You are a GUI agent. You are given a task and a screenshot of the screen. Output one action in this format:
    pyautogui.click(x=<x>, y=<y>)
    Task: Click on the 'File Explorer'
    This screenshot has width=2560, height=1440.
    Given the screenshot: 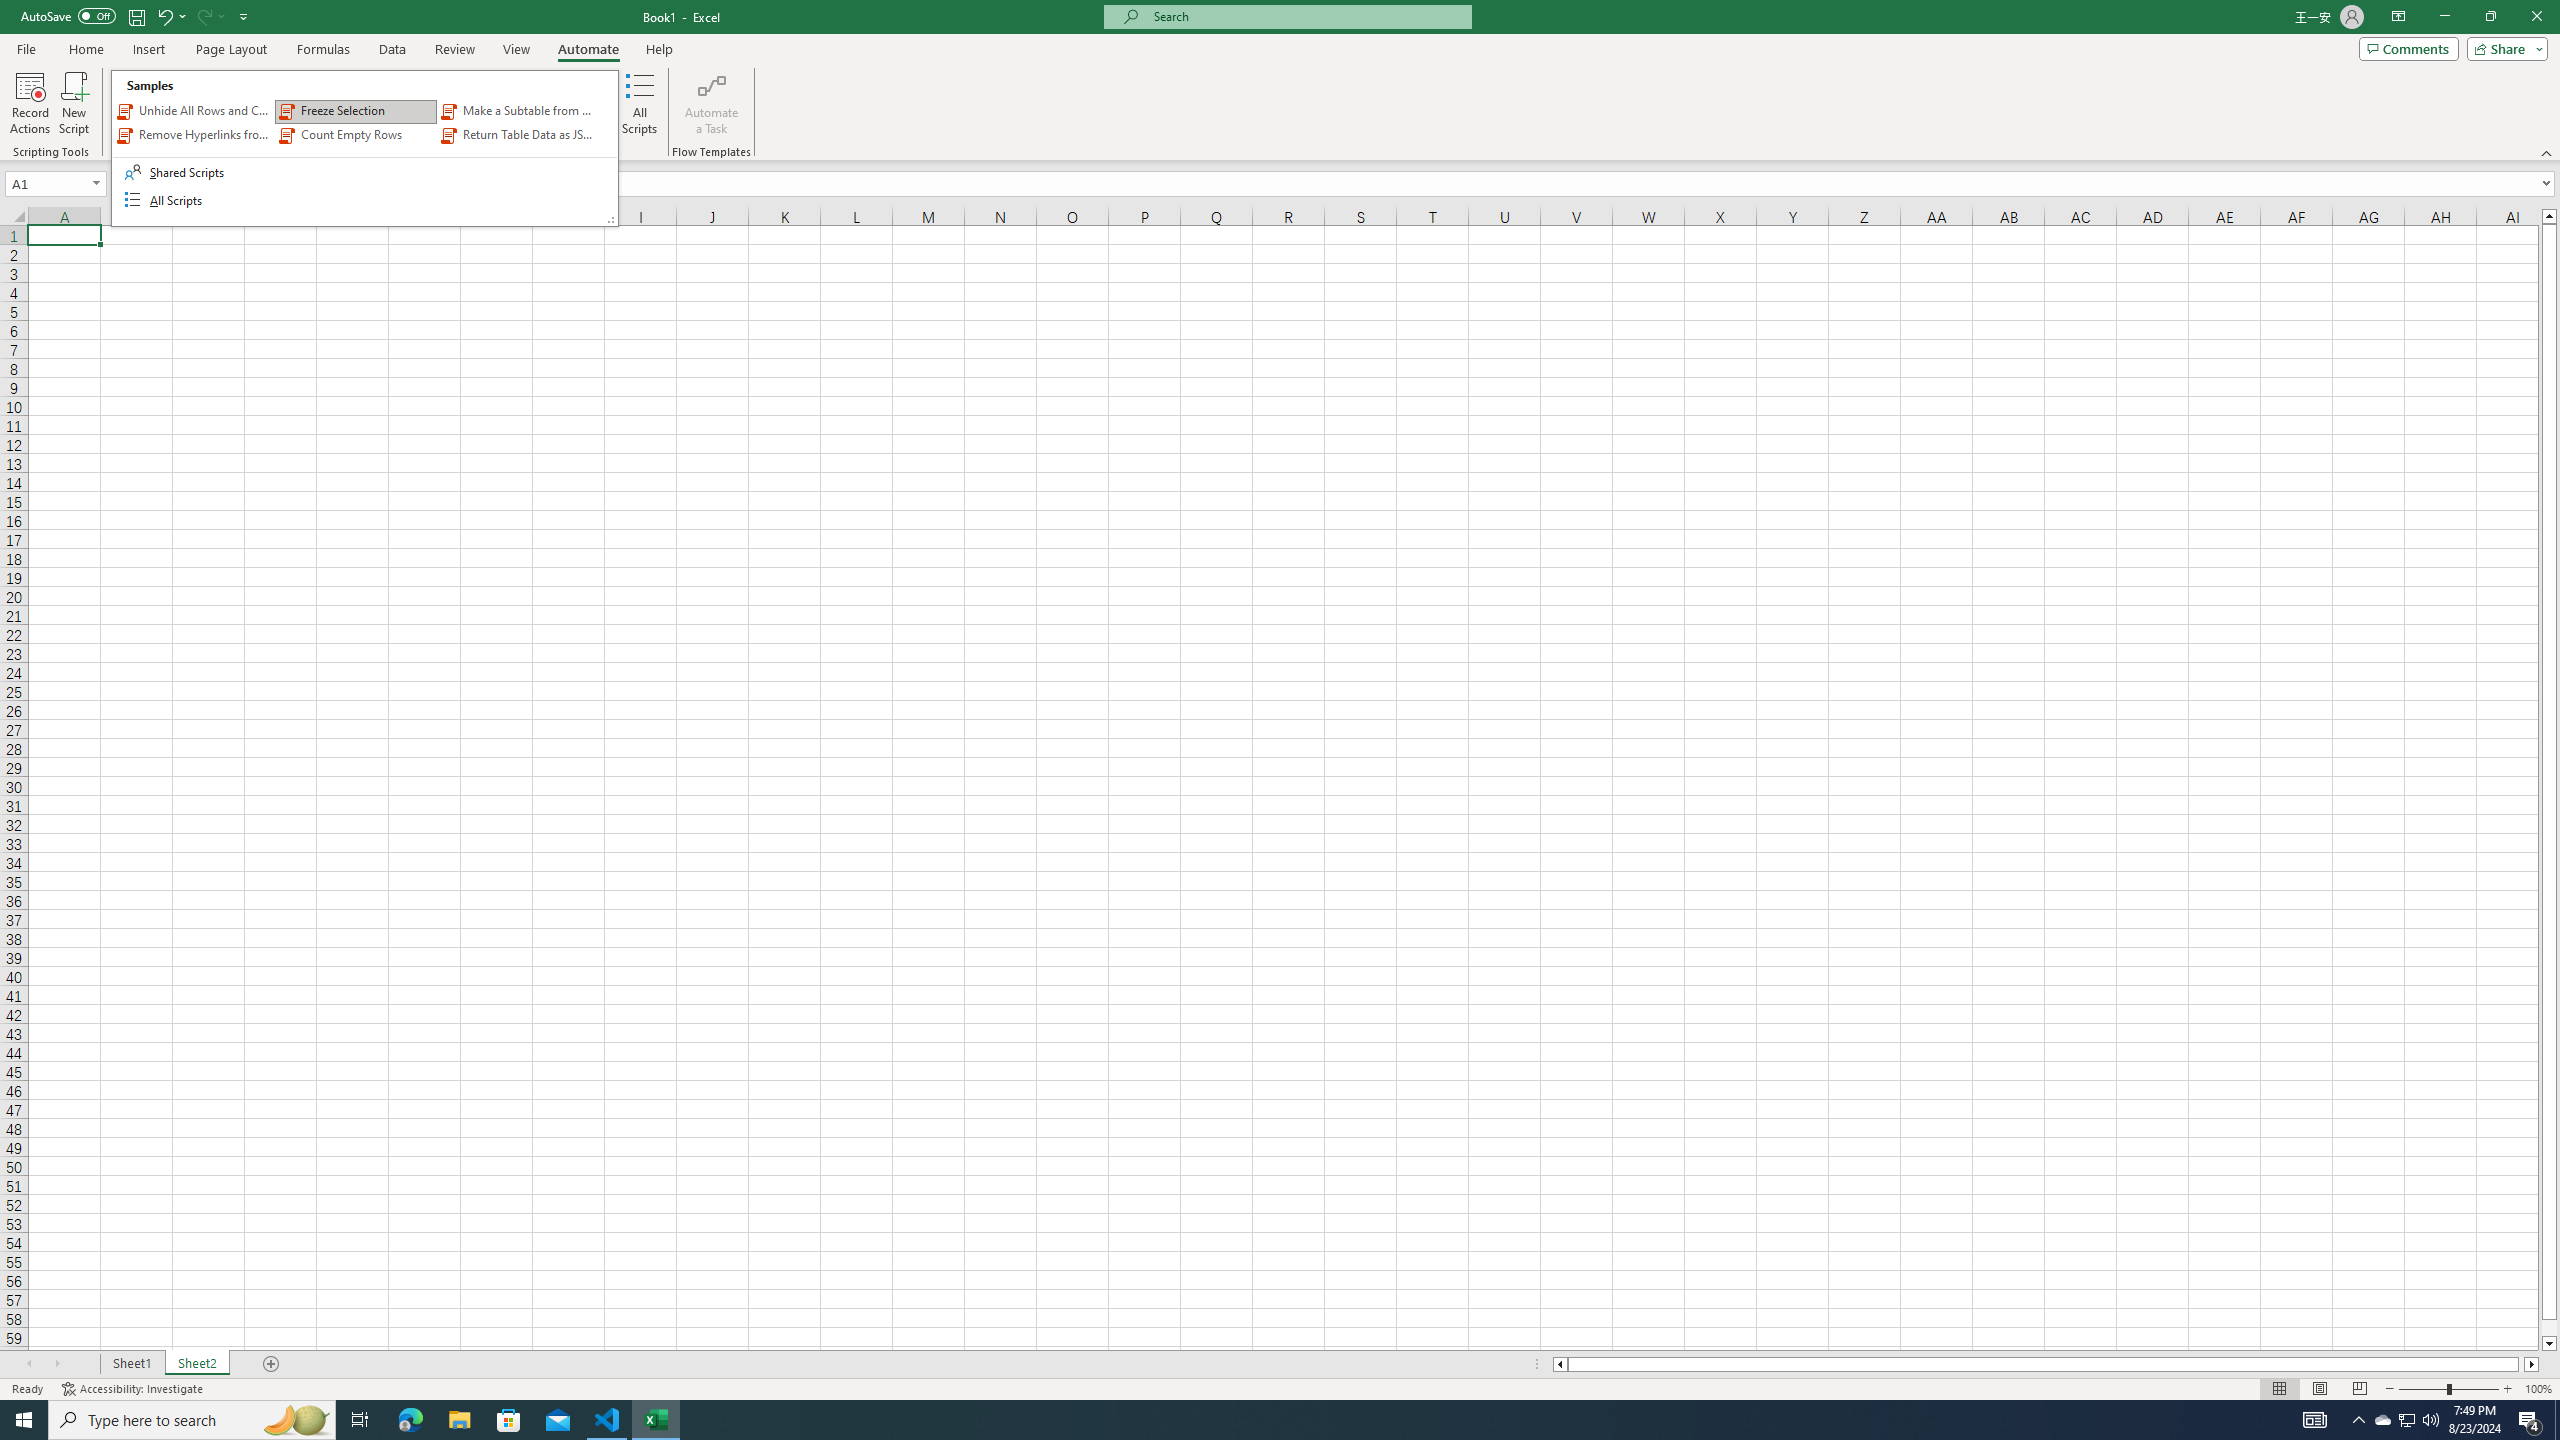 What is the action you would take?
    pyautogui.click(x=458, y=1418)
    